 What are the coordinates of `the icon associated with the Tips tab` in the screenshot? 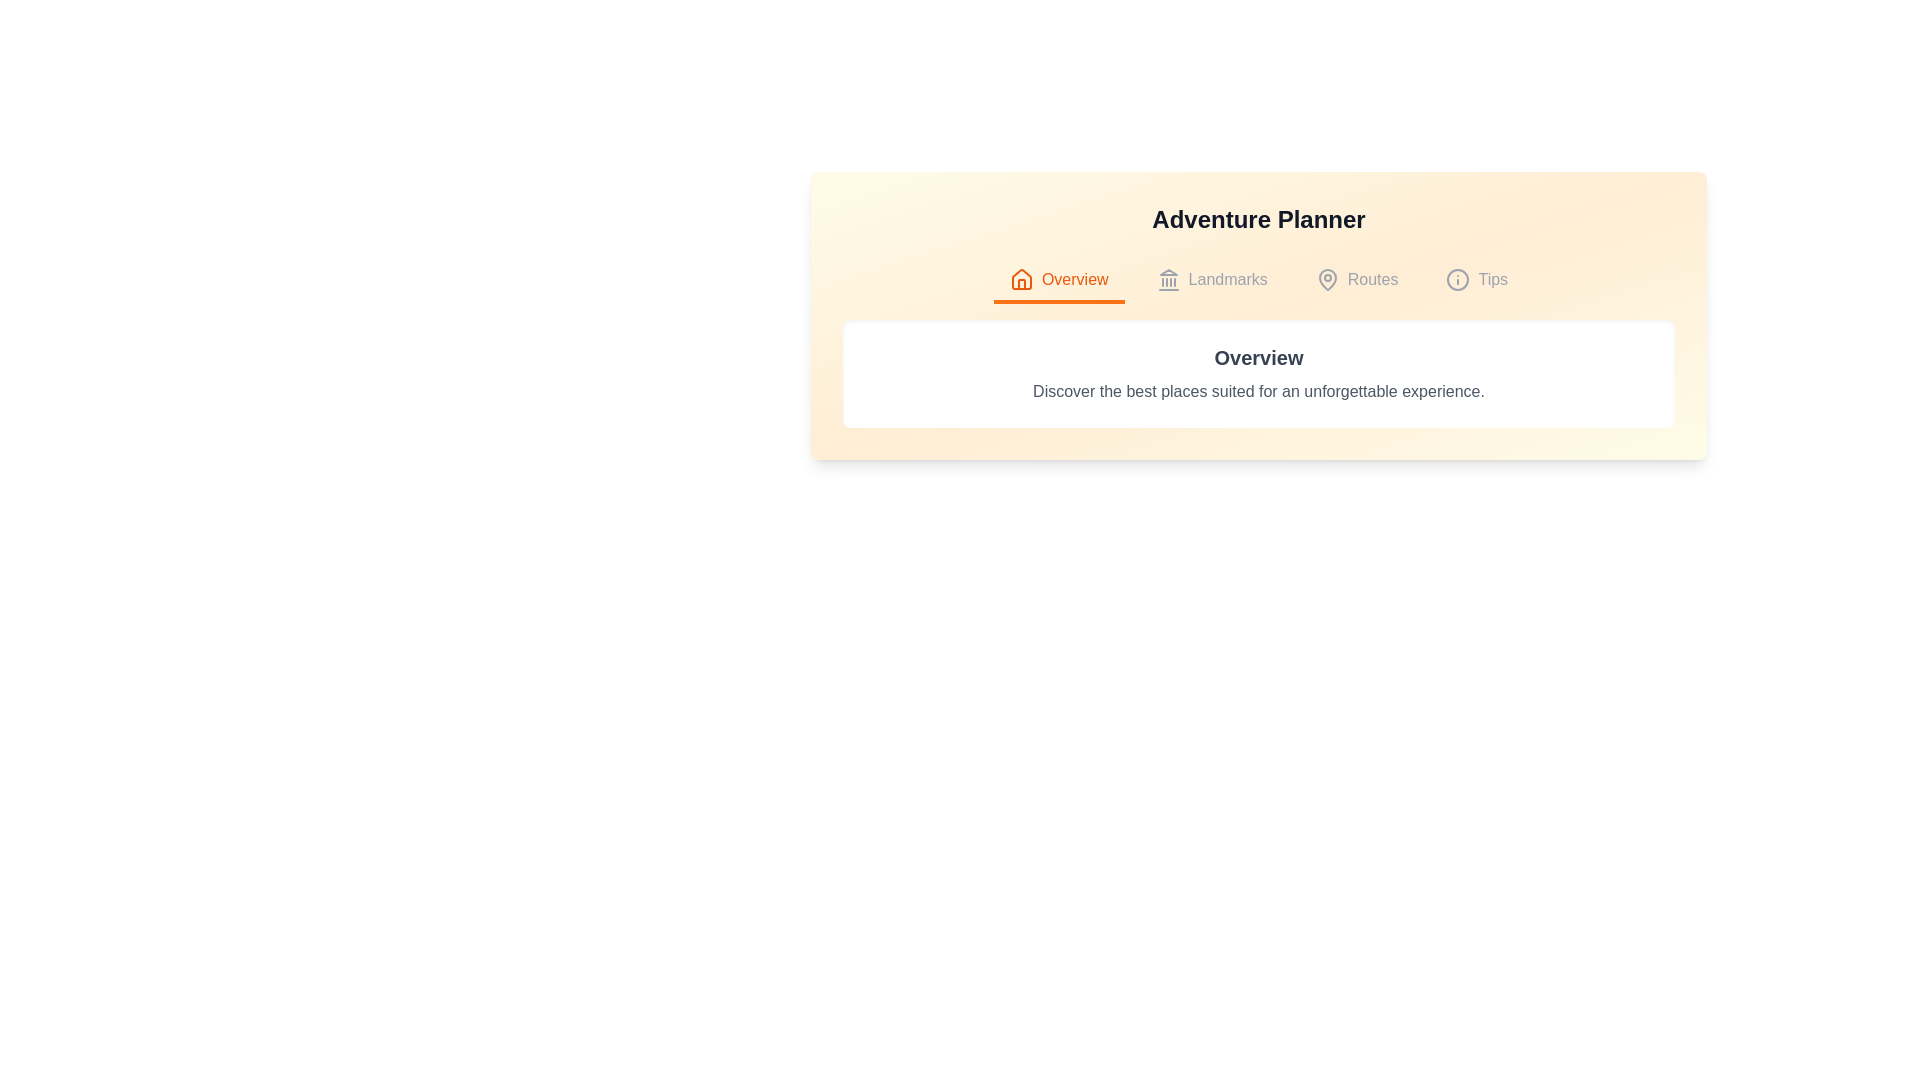 It's located at (1458, 280).